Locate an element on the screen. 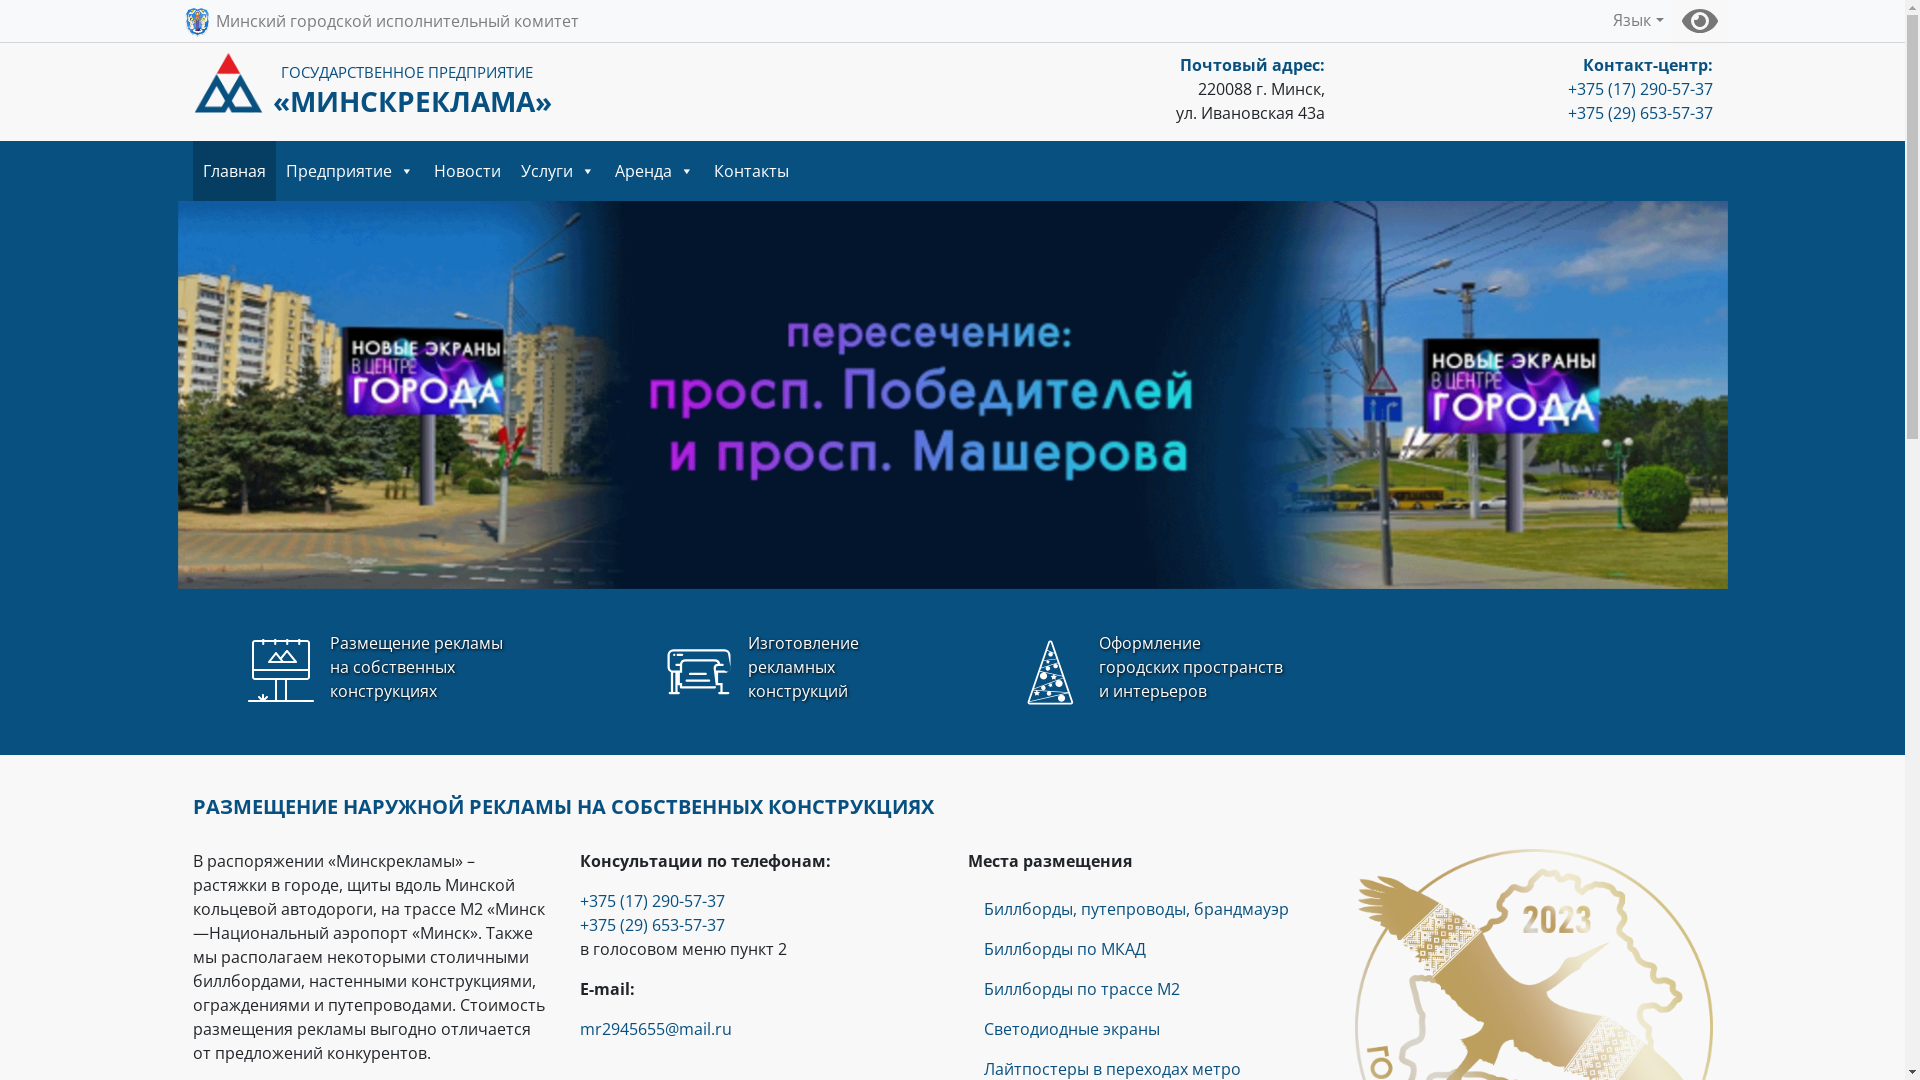  '+375 (17) 290-57-37' is located at coordinates (579, 901).